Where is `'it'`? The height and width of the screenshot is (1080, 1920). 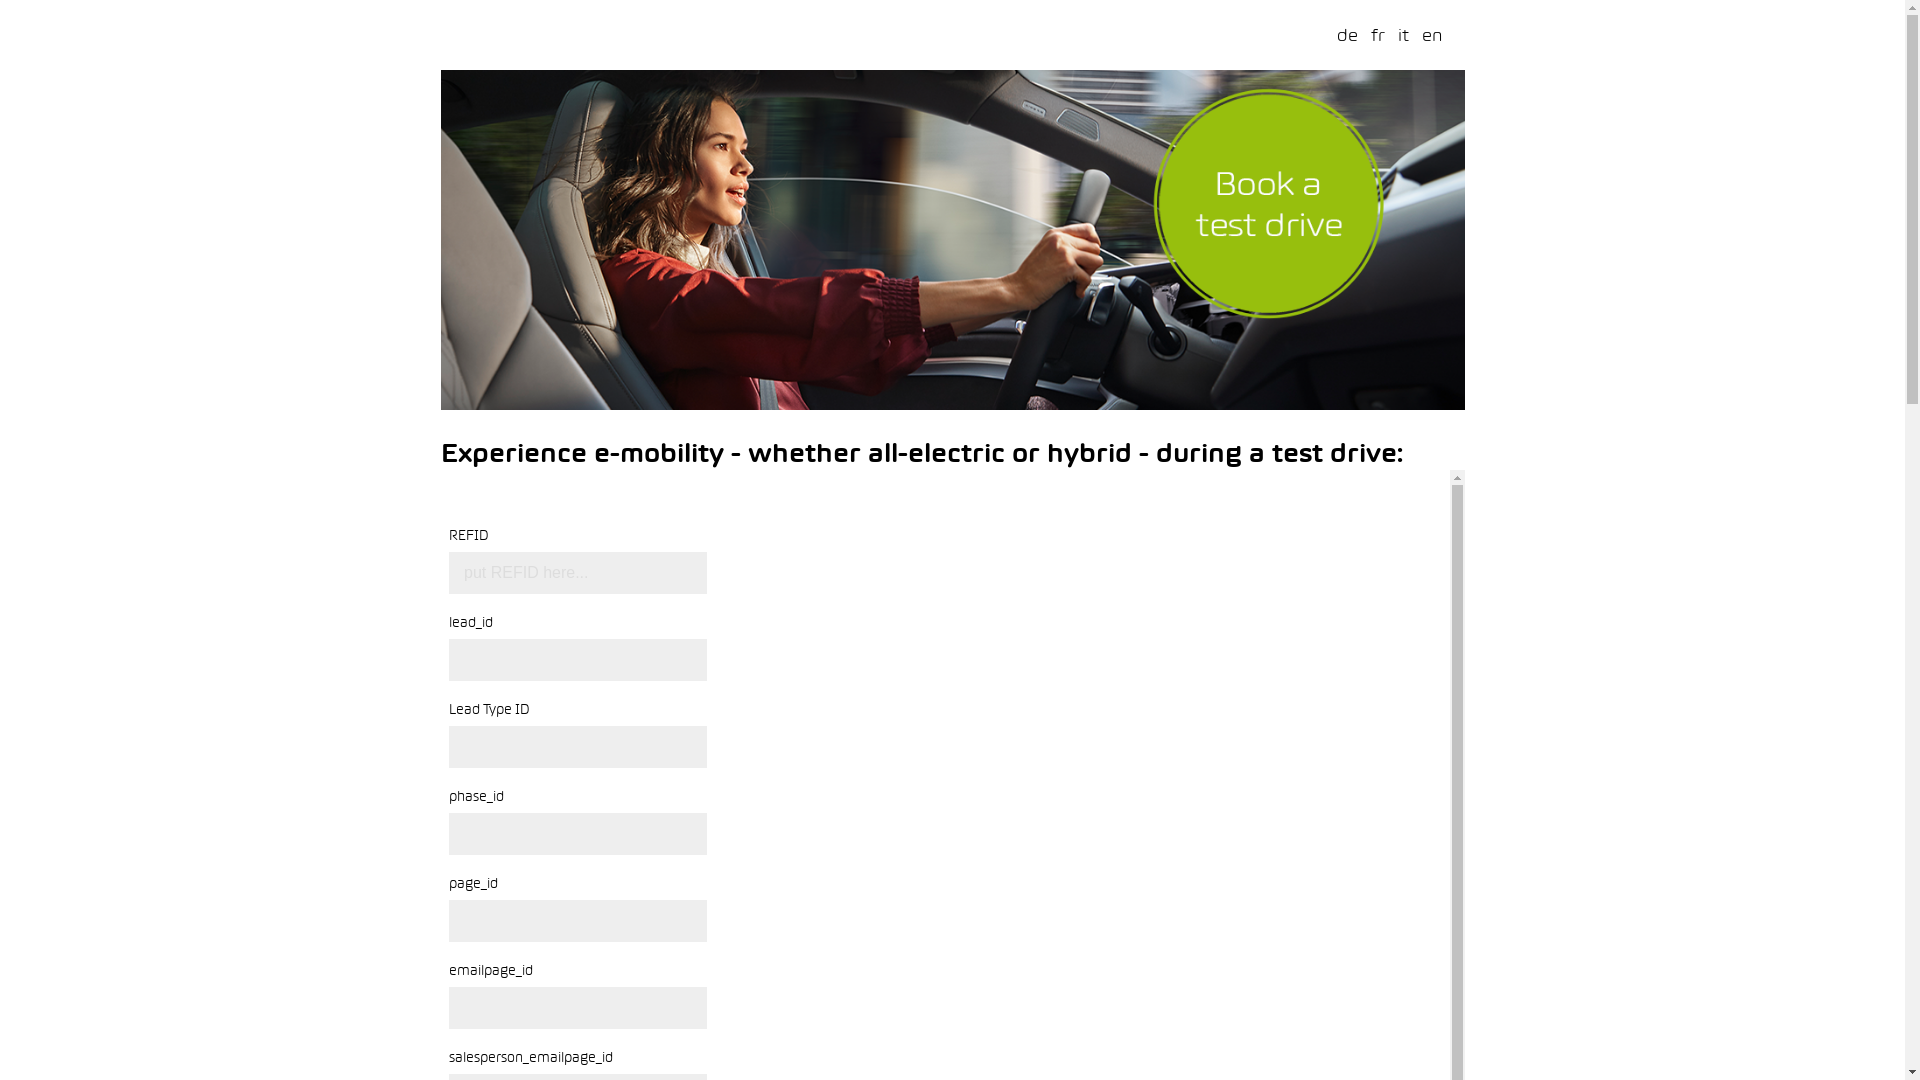 'it' is located at coordinates (1402, 34).